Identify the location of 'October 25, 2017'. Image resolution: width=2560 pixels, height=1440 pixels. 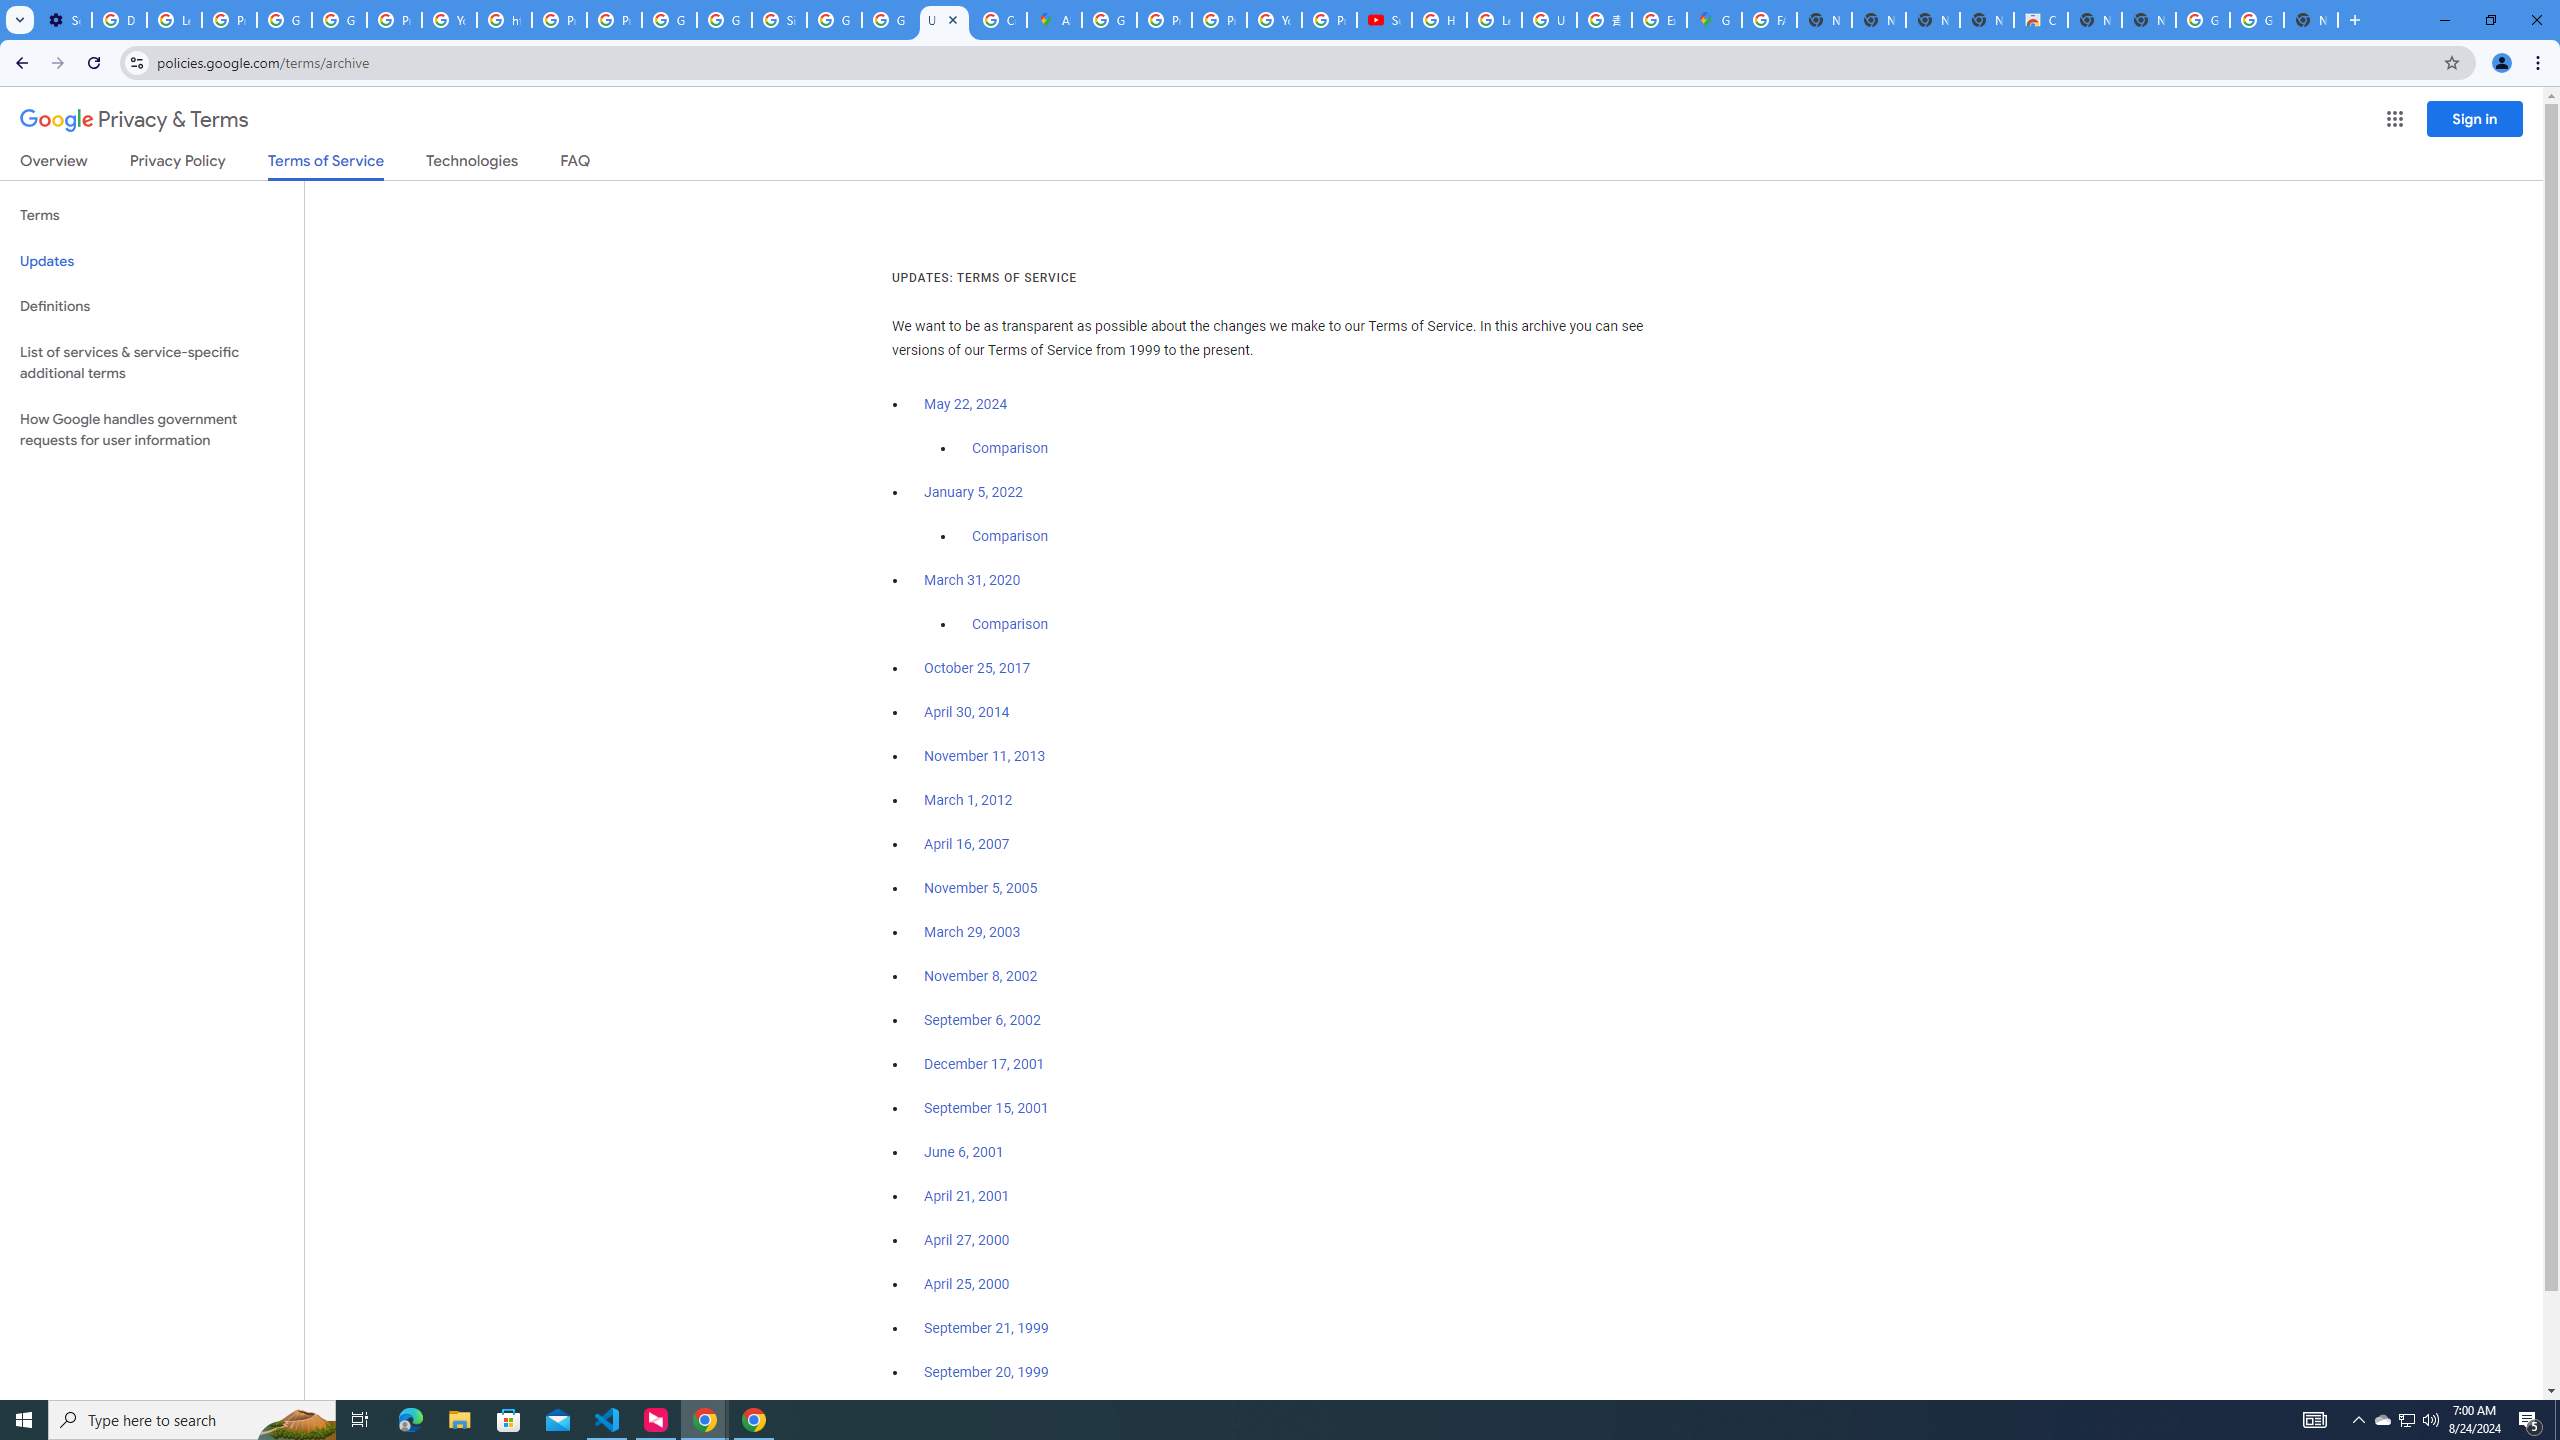
(977, 667).